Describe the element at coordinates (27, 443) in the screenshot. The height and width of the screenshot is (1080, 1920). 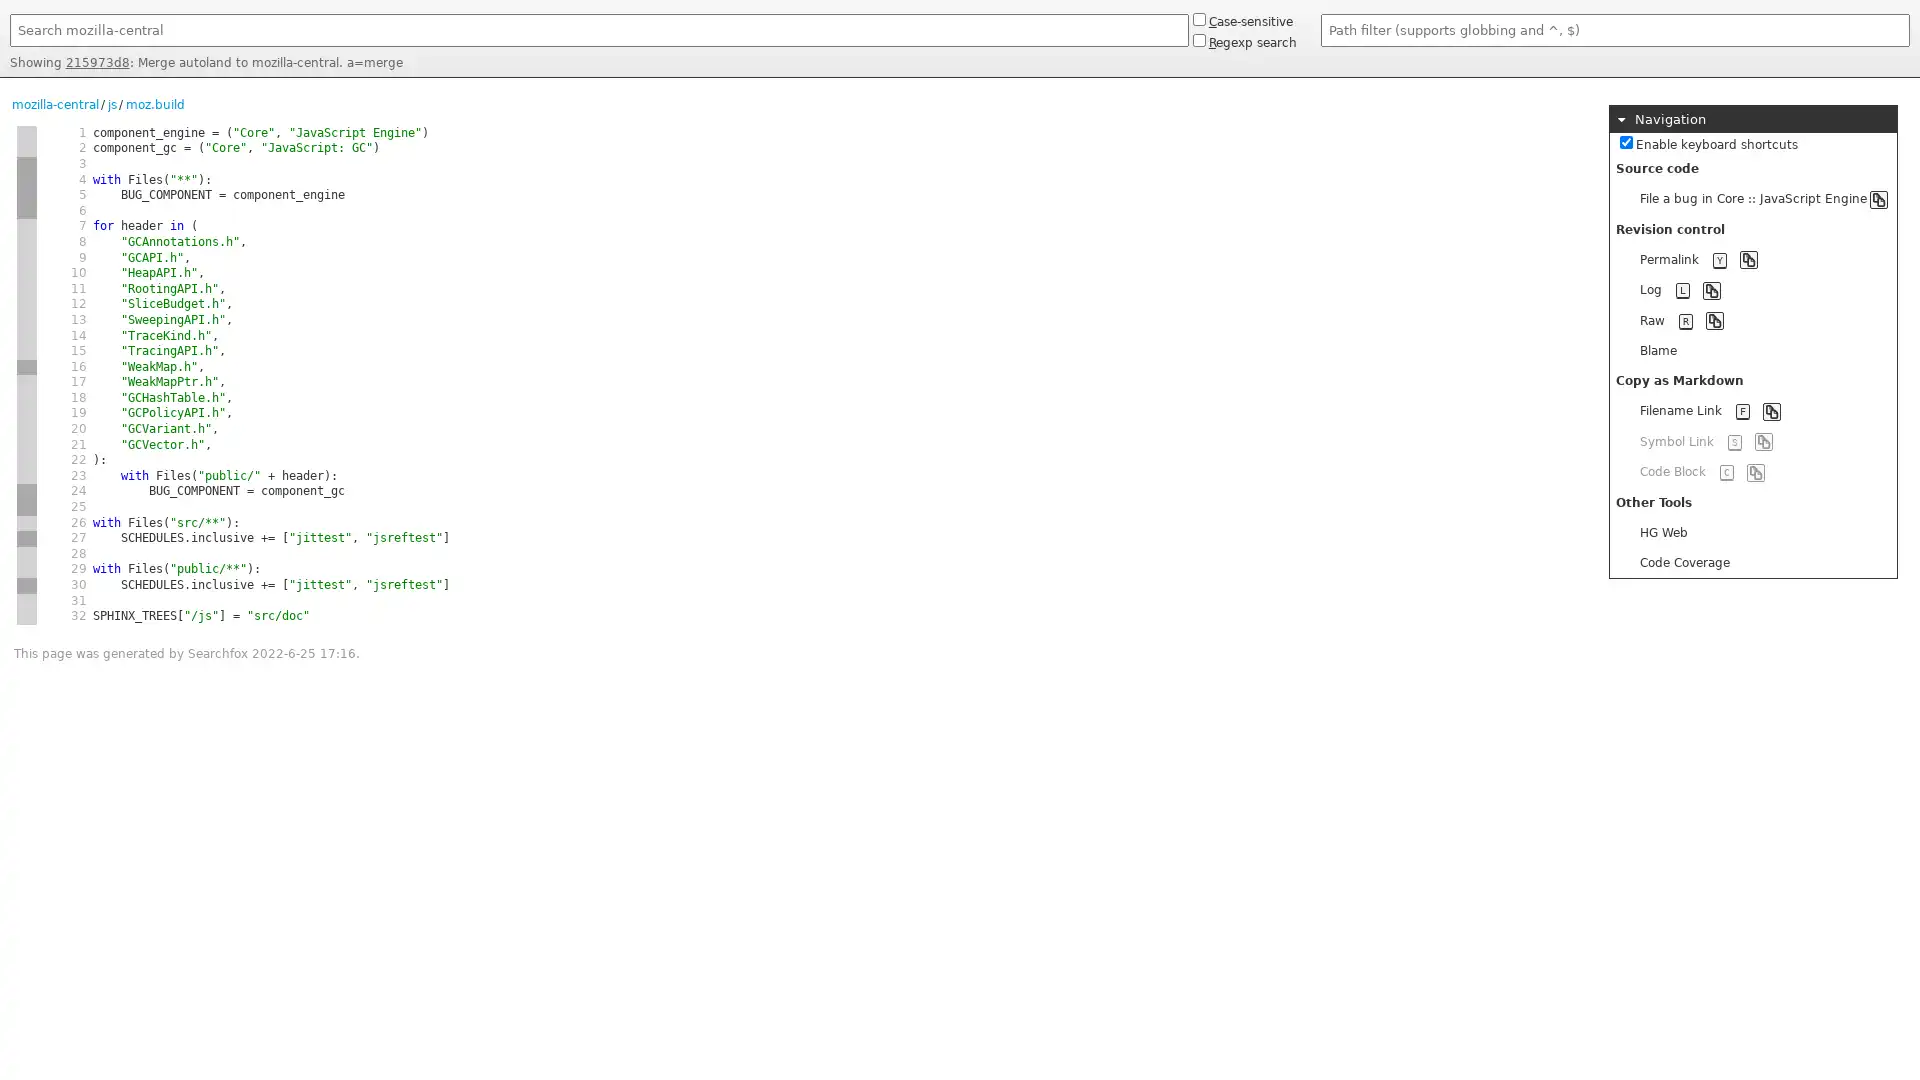
I see `same hash 1` at that location.